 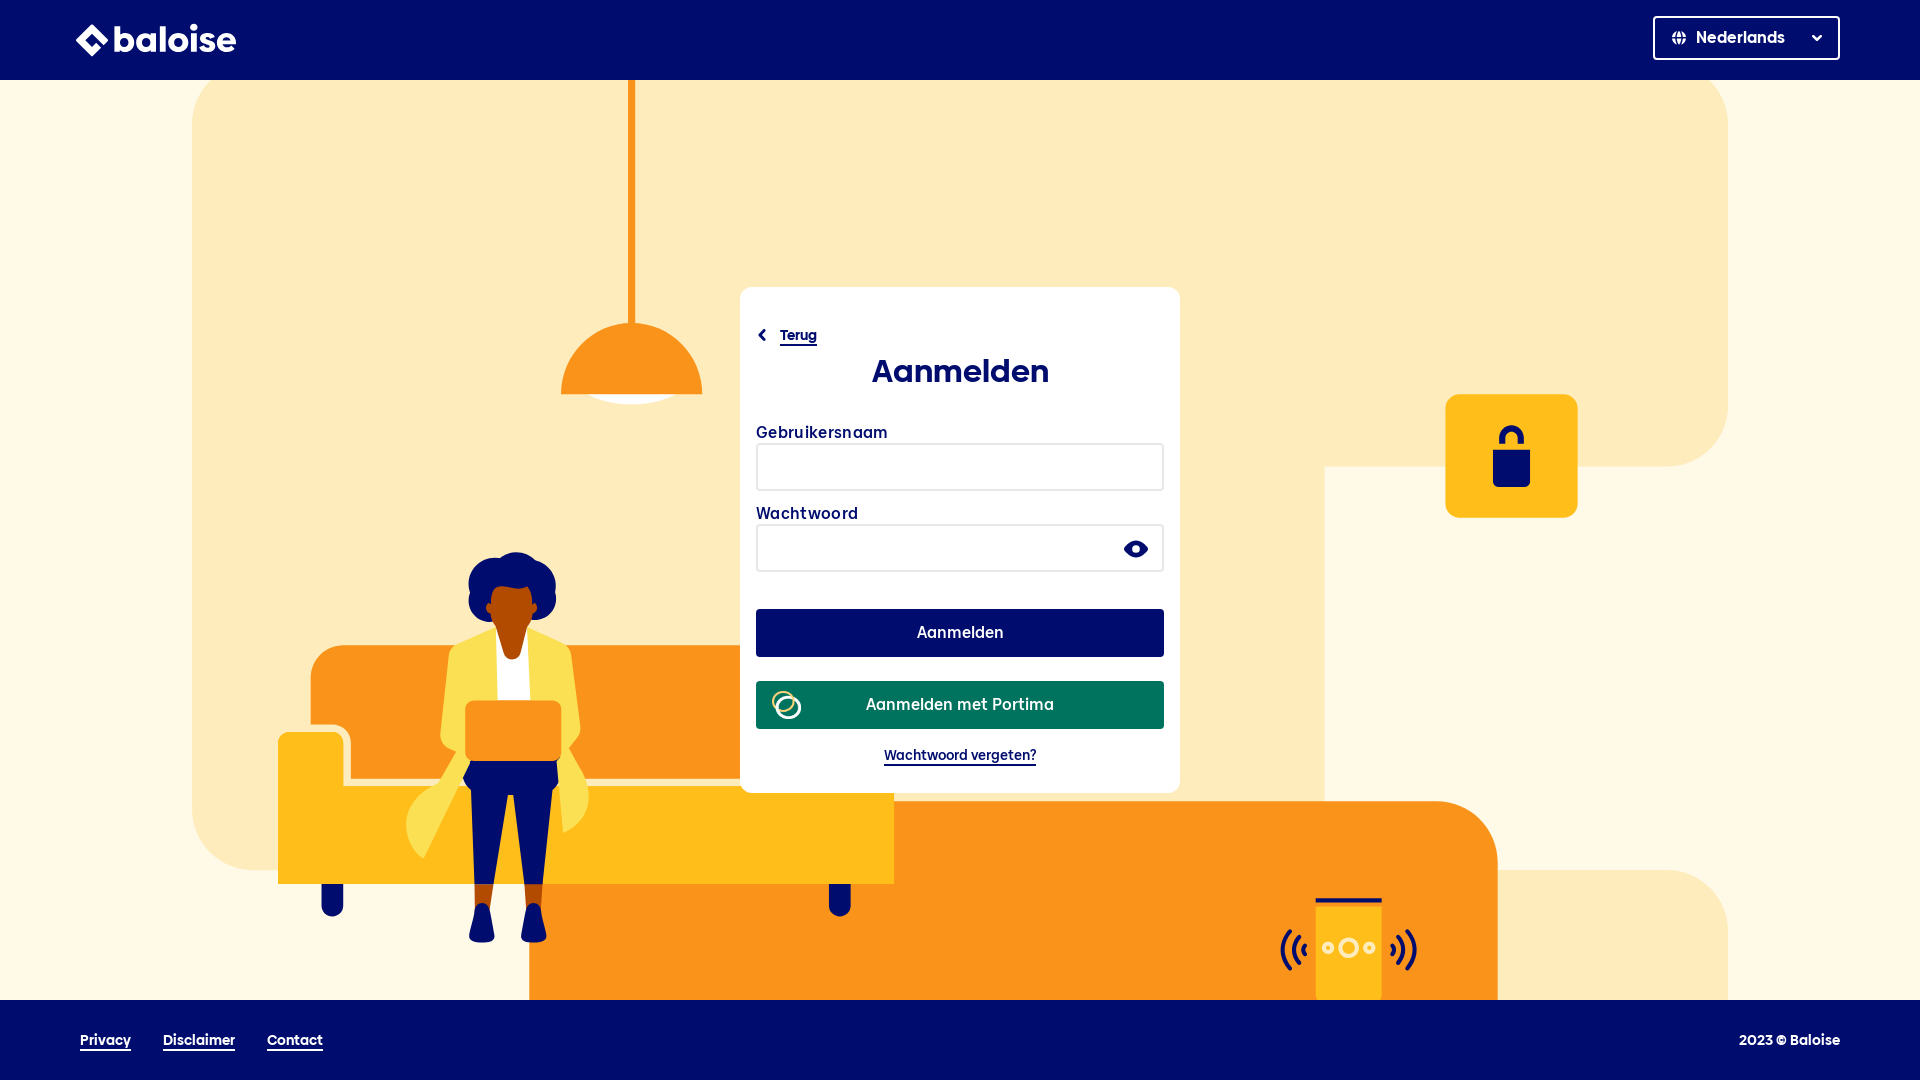 What do you see at coordinates (960, 704) in the screenshot?
I see `'Aanmelden met Portima'` at bounding box center [960, 704].